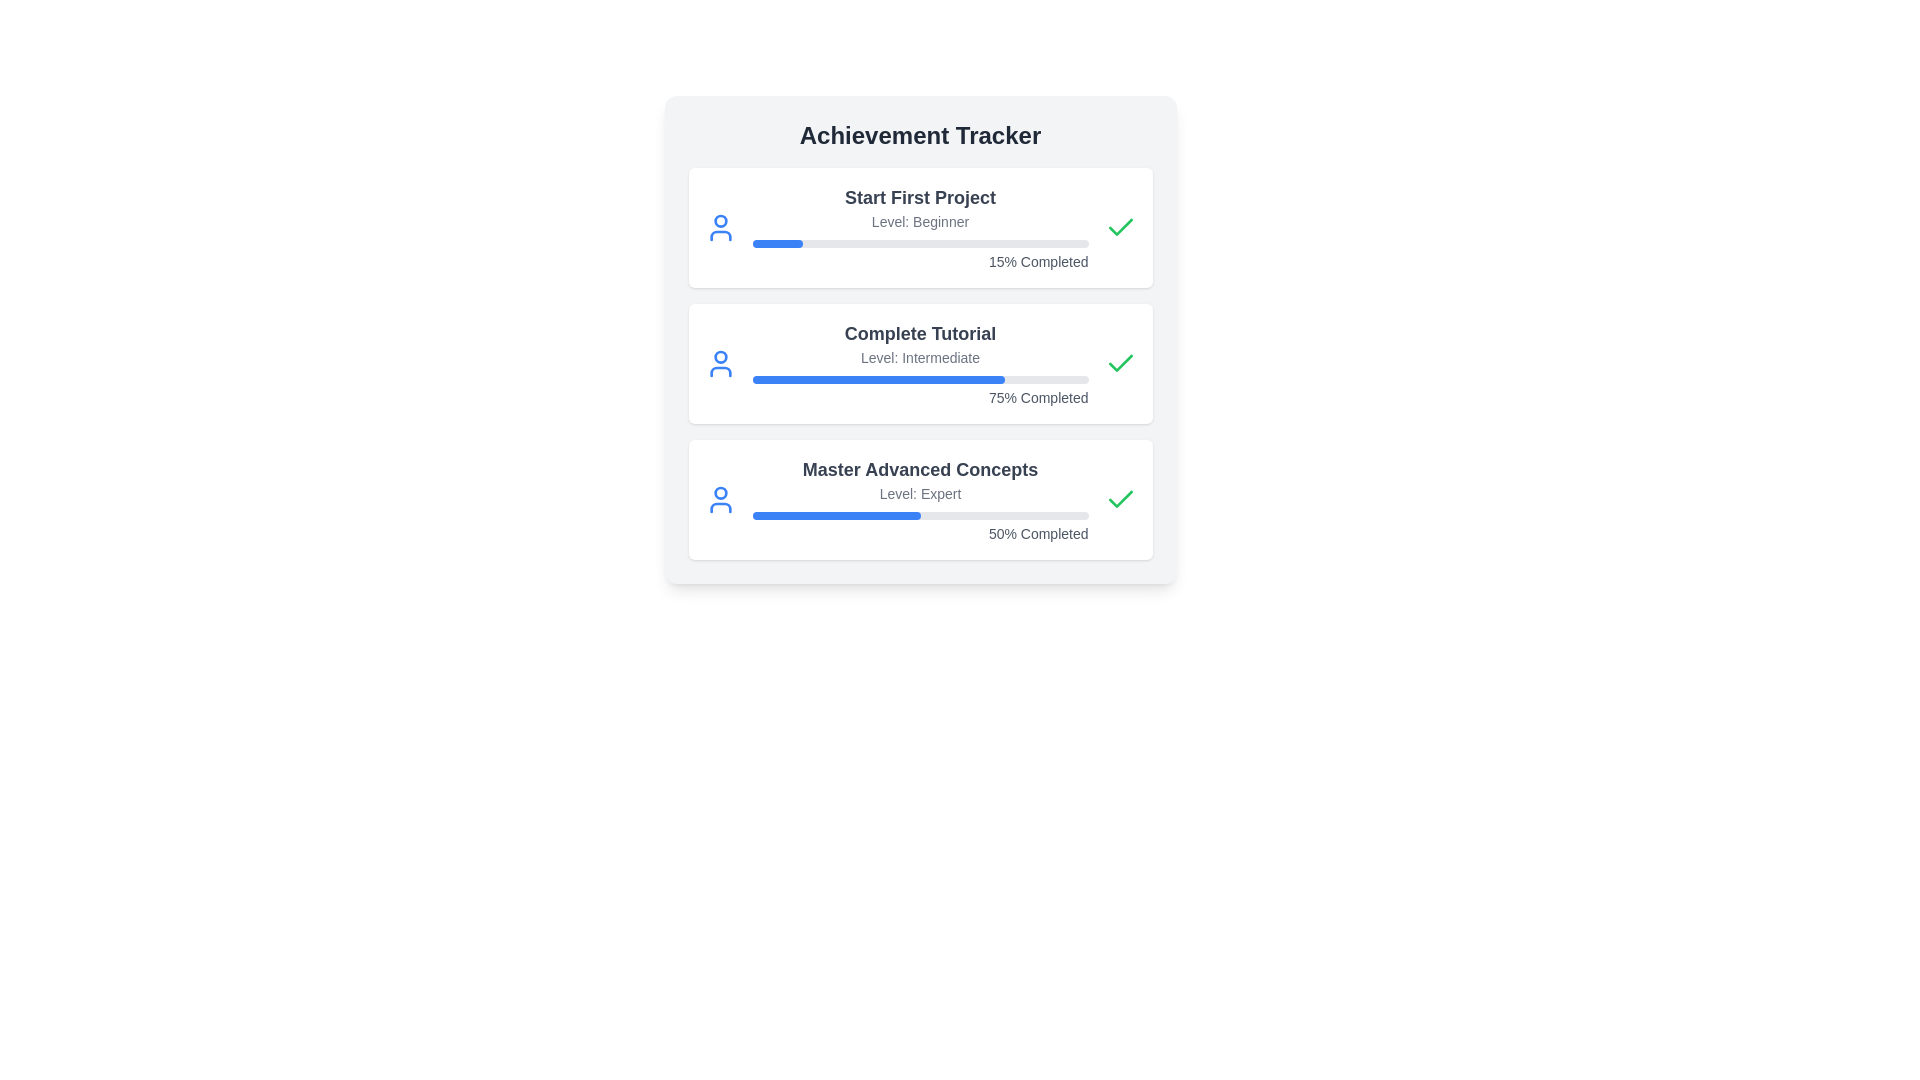  Describe the element at coordinates (919, 363) in the screenshot. I see `the textual indicators of the Progress Indicator with Descriptive Labels that shows 'Complete Tutorial' and 'Level: Intermediate'` at that location.